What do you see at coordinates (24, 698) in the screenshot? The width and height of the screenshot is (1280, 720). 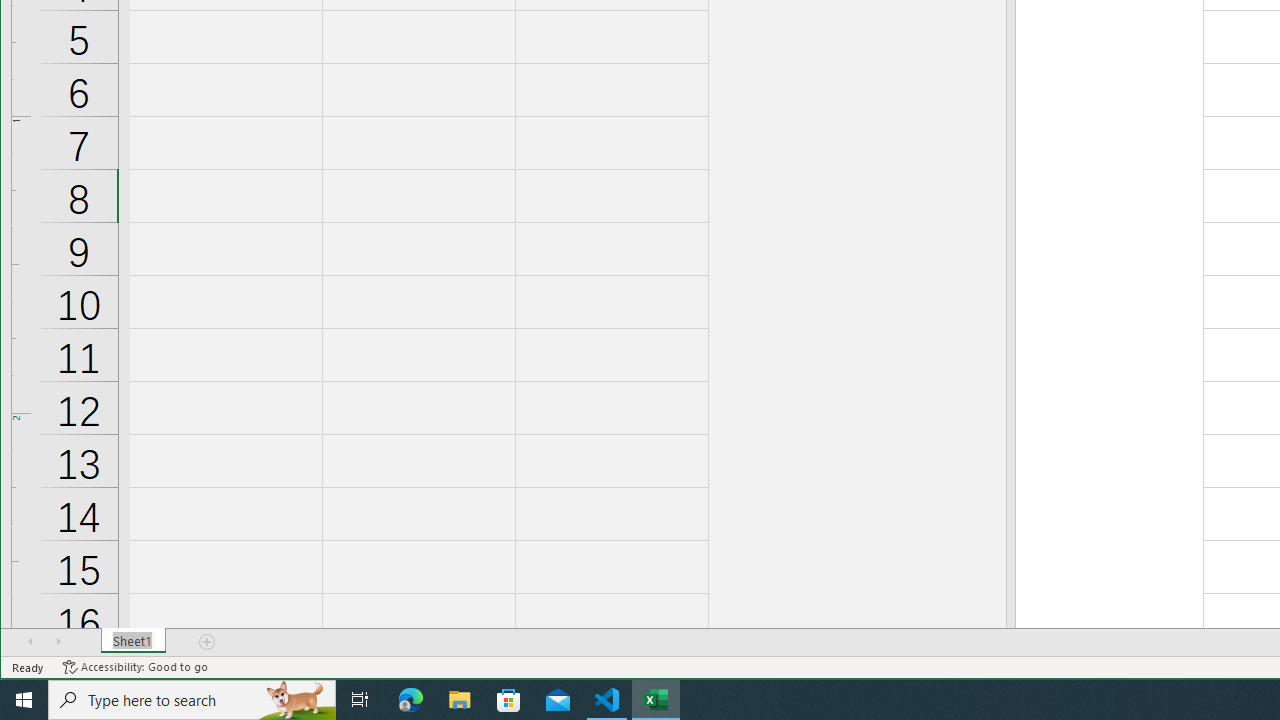 I see `'Start'` at bounding box center [24, 698].